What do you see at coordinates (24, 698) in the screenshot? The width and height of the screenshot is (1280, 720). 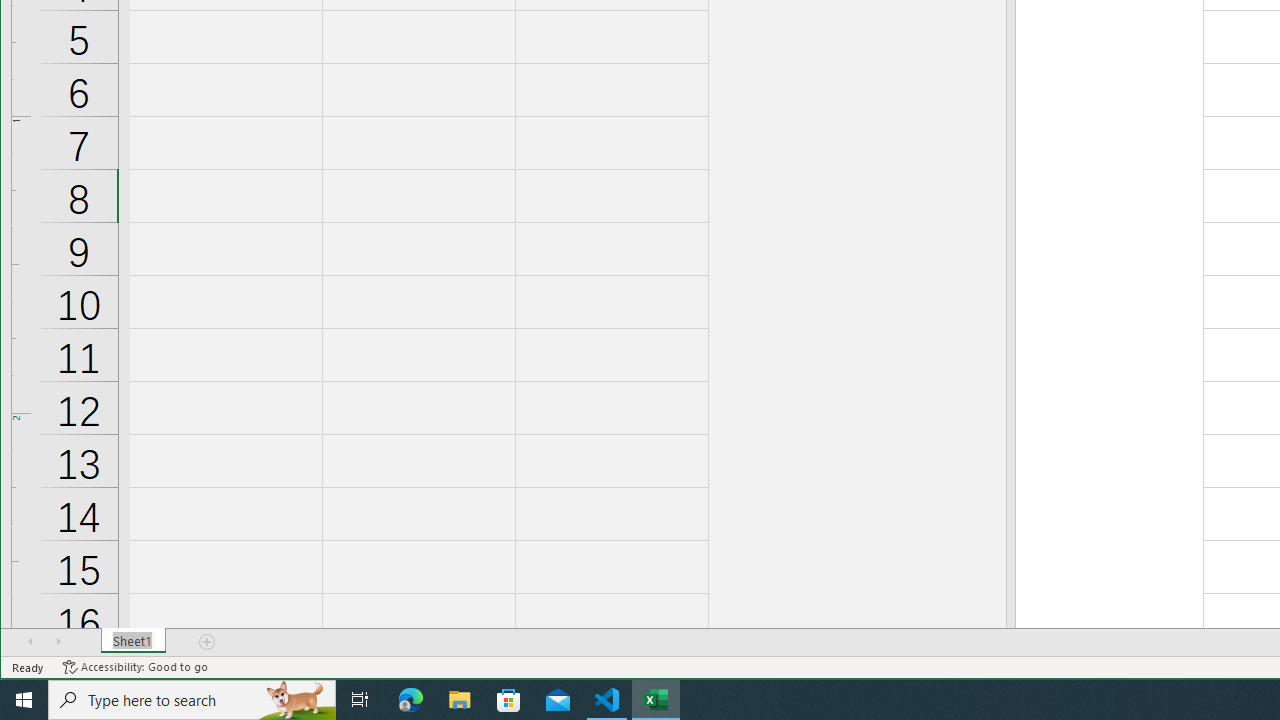 I see `'Start'` at bounding box center [24, 698].